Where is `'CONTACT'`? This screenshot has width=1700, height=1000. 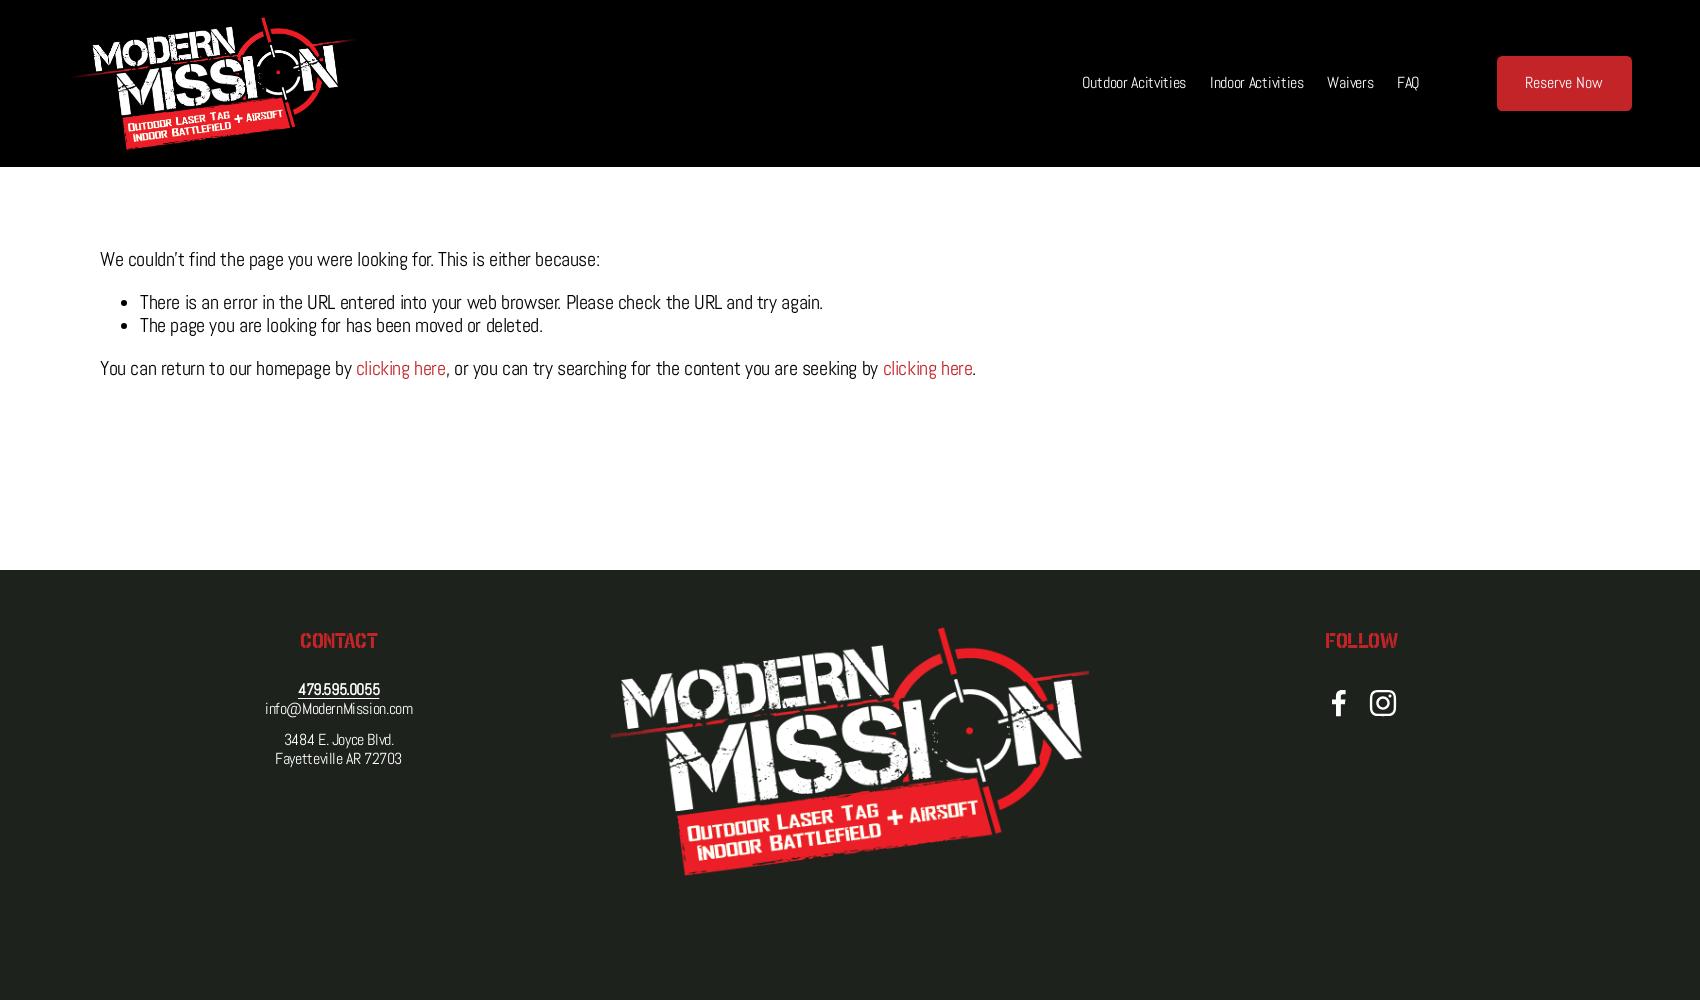 'CONTACT' is located at coordinates (337, 639).